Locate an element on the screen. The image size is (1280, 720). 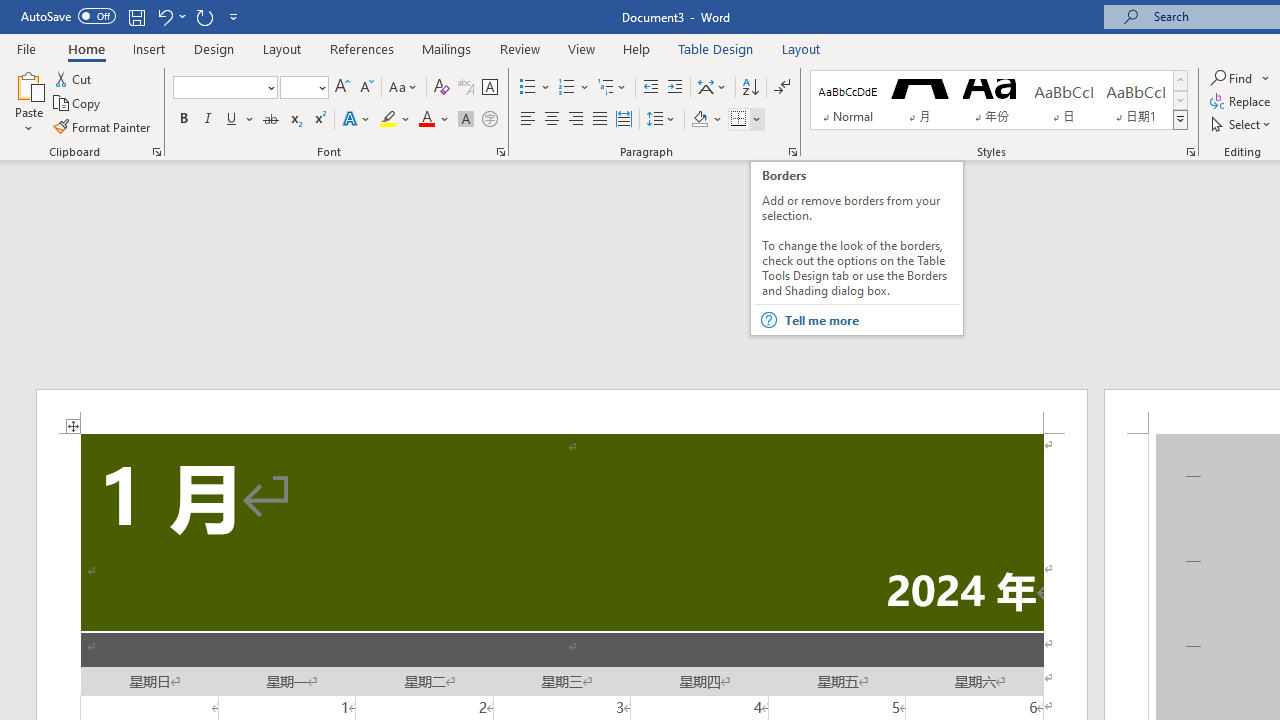
'Shading RGB(0, 0, 0)' is located at coordinates (699, 119).